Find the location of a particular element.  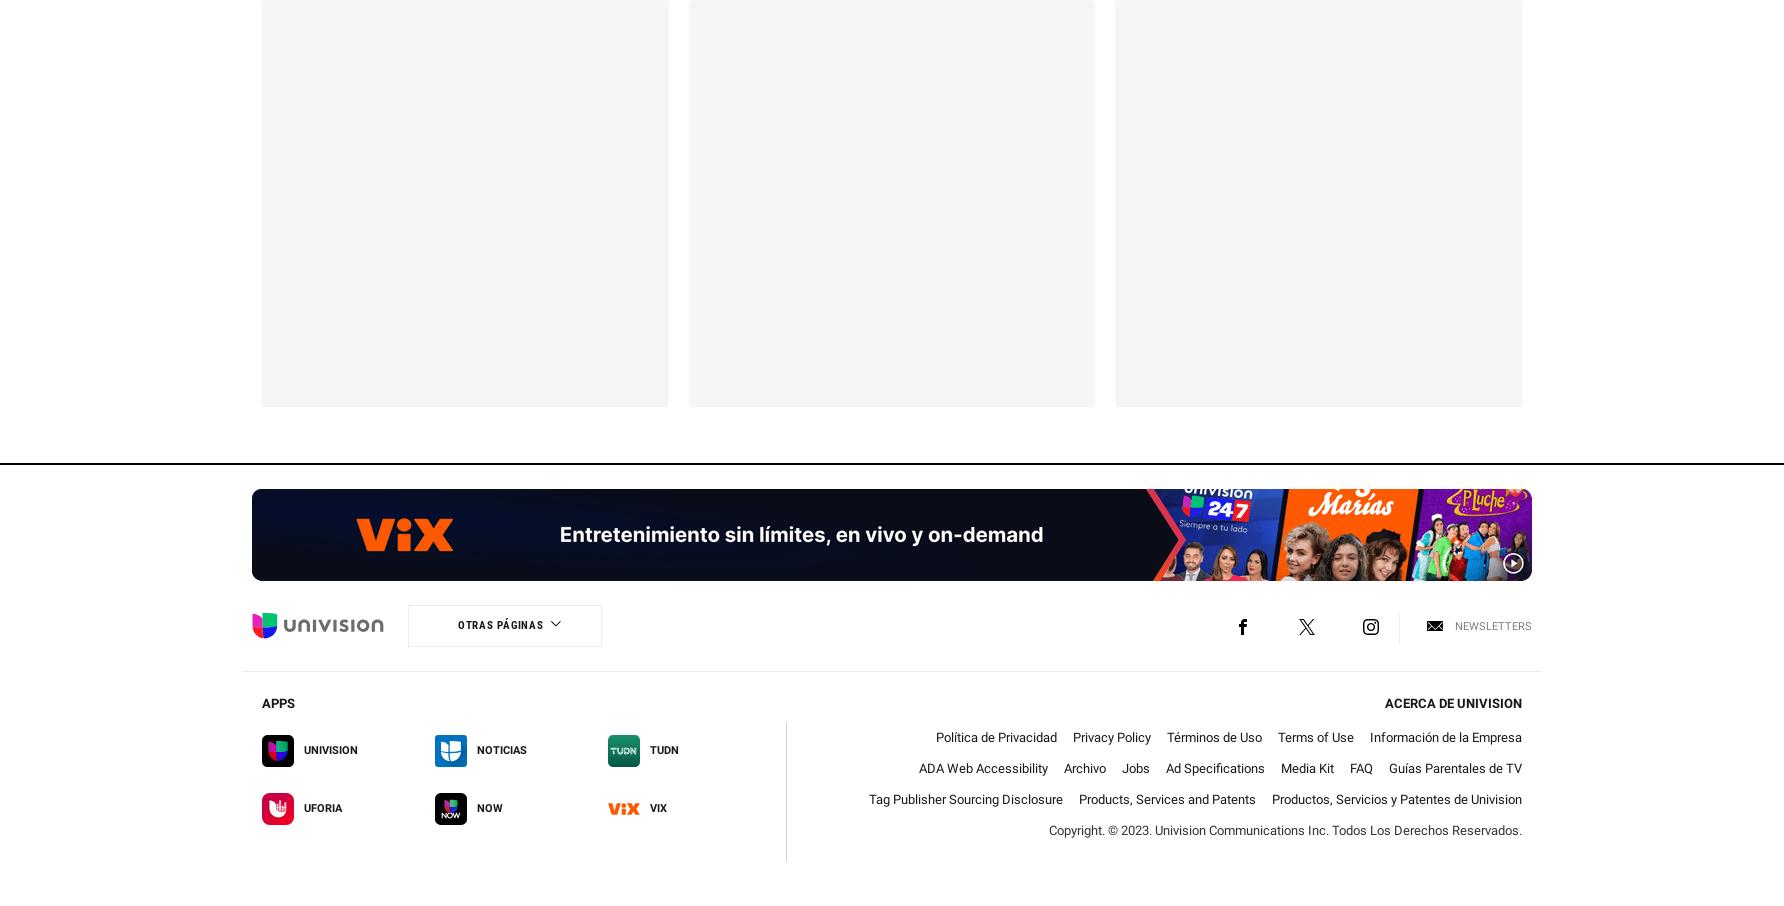

'Política de Privacidad' is located at coordinates (934, 735).